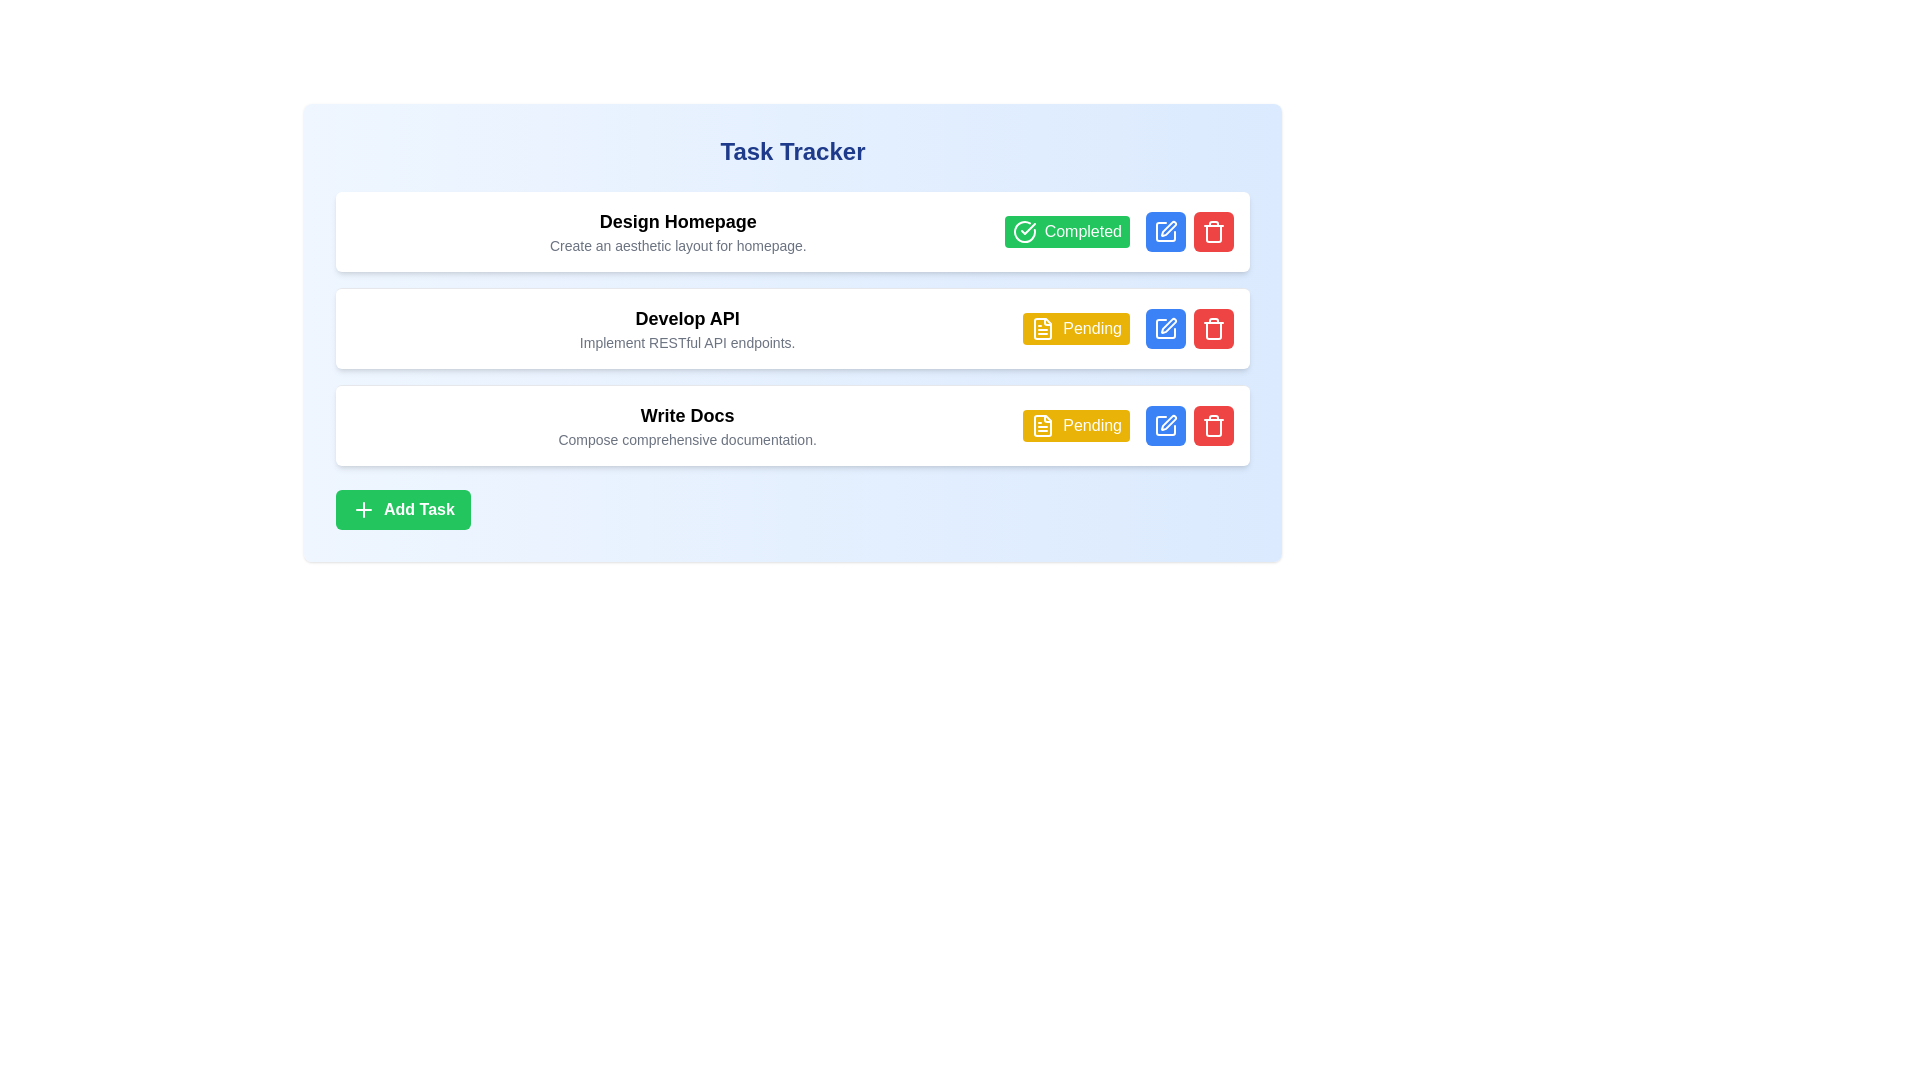  Describe the element at coordinates (687, 415) in the screenshot. I see `the text label for the task item titled 'Write Documentation', which is positioned below 'Design Homepage' and 'Develop API' in the task tracker interface` at that location.